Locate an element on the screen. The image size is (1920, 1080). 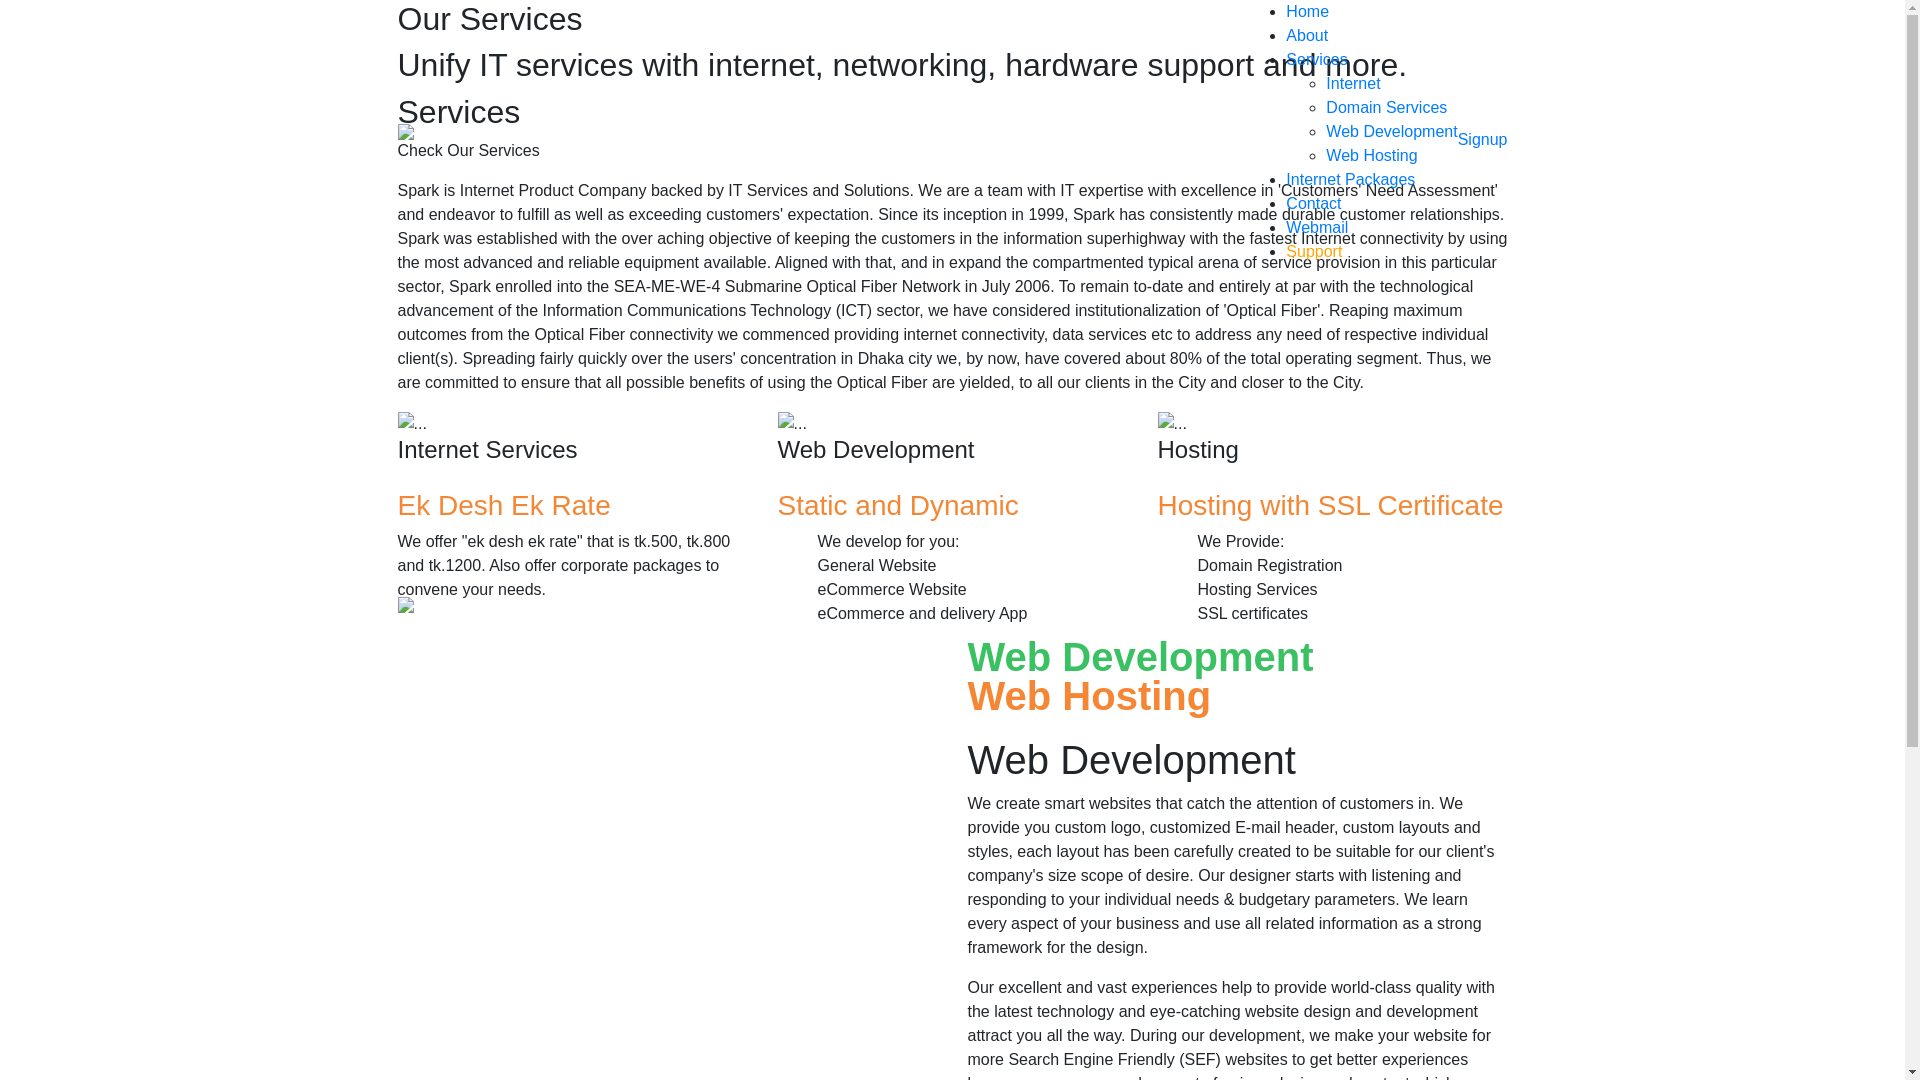
'Internet Packages' is located at coordinates (1350, 178).